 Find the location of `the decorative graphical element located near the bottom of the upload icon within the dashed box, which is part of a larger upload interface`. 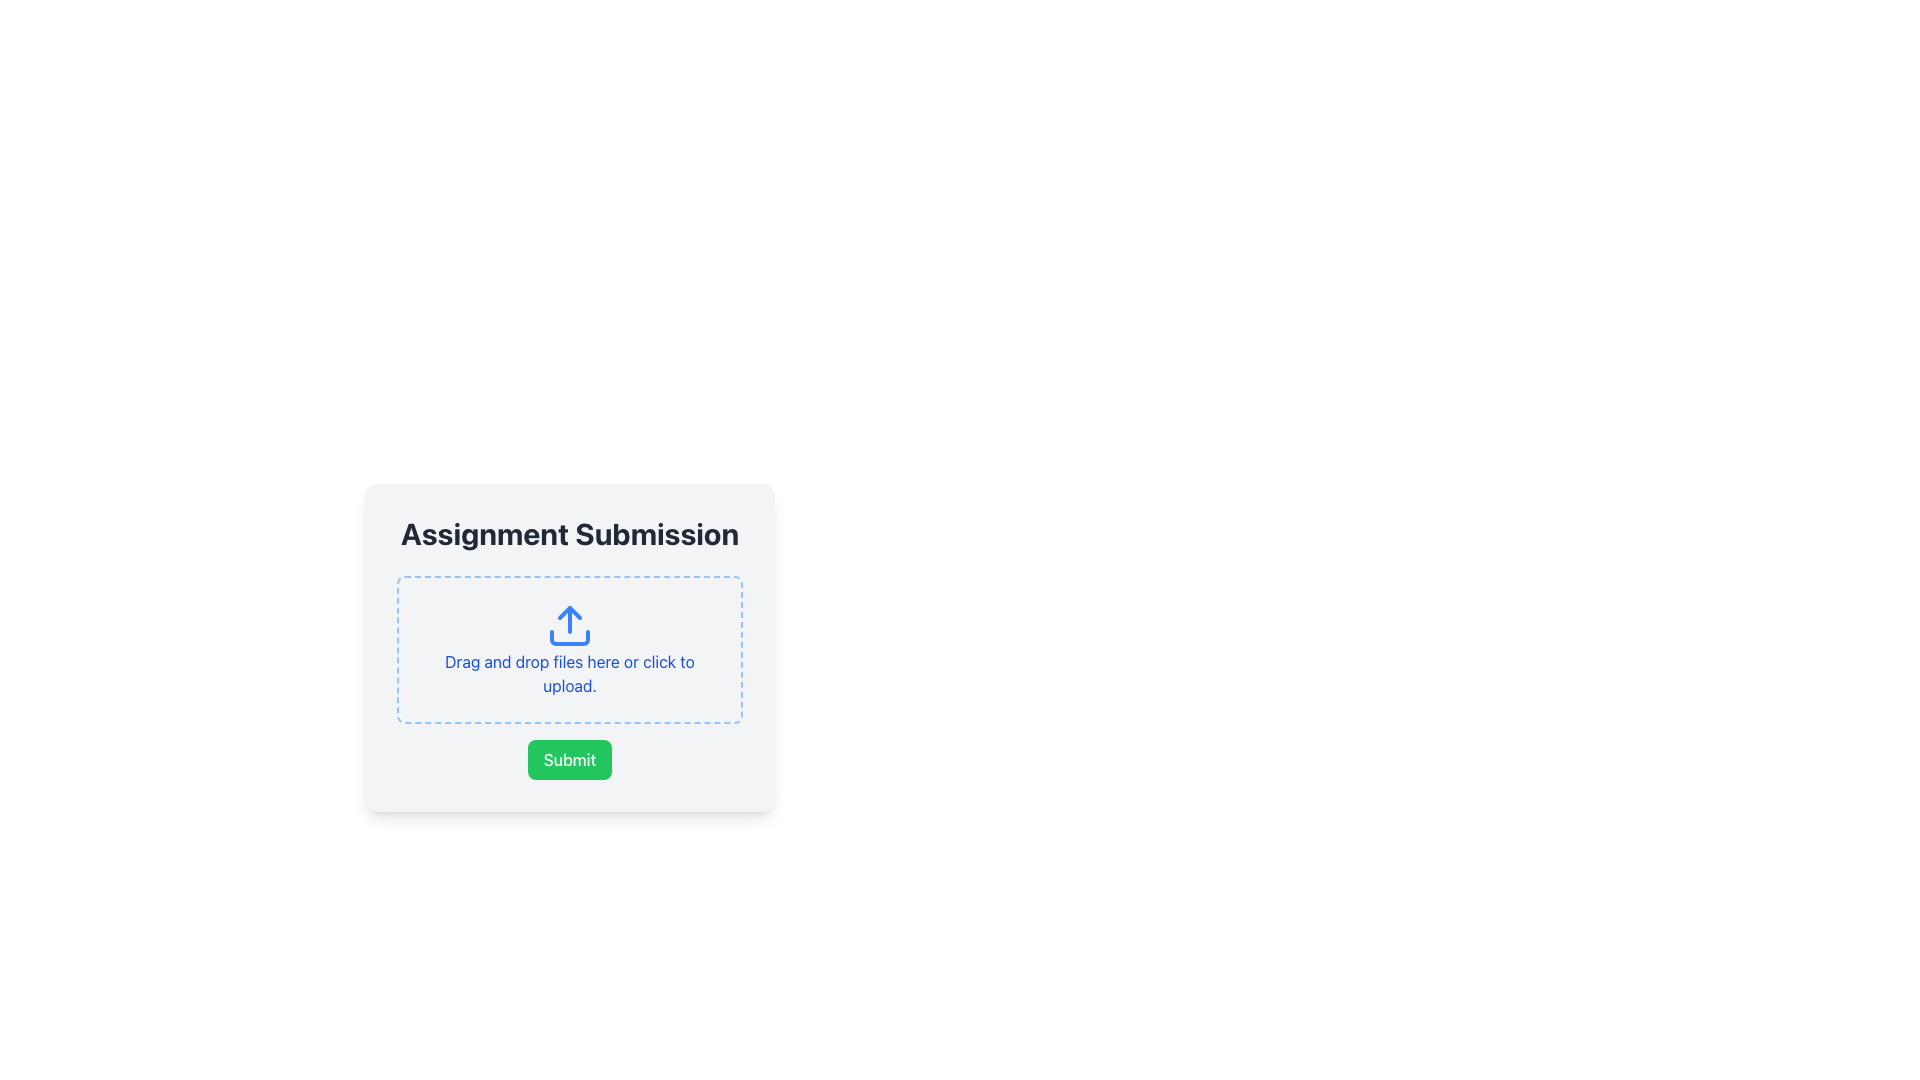

the decorative graphical element located near the bottom of the upload icon within the dashed box, which is part of a larger upload interface is located at coordinates (569, 637).